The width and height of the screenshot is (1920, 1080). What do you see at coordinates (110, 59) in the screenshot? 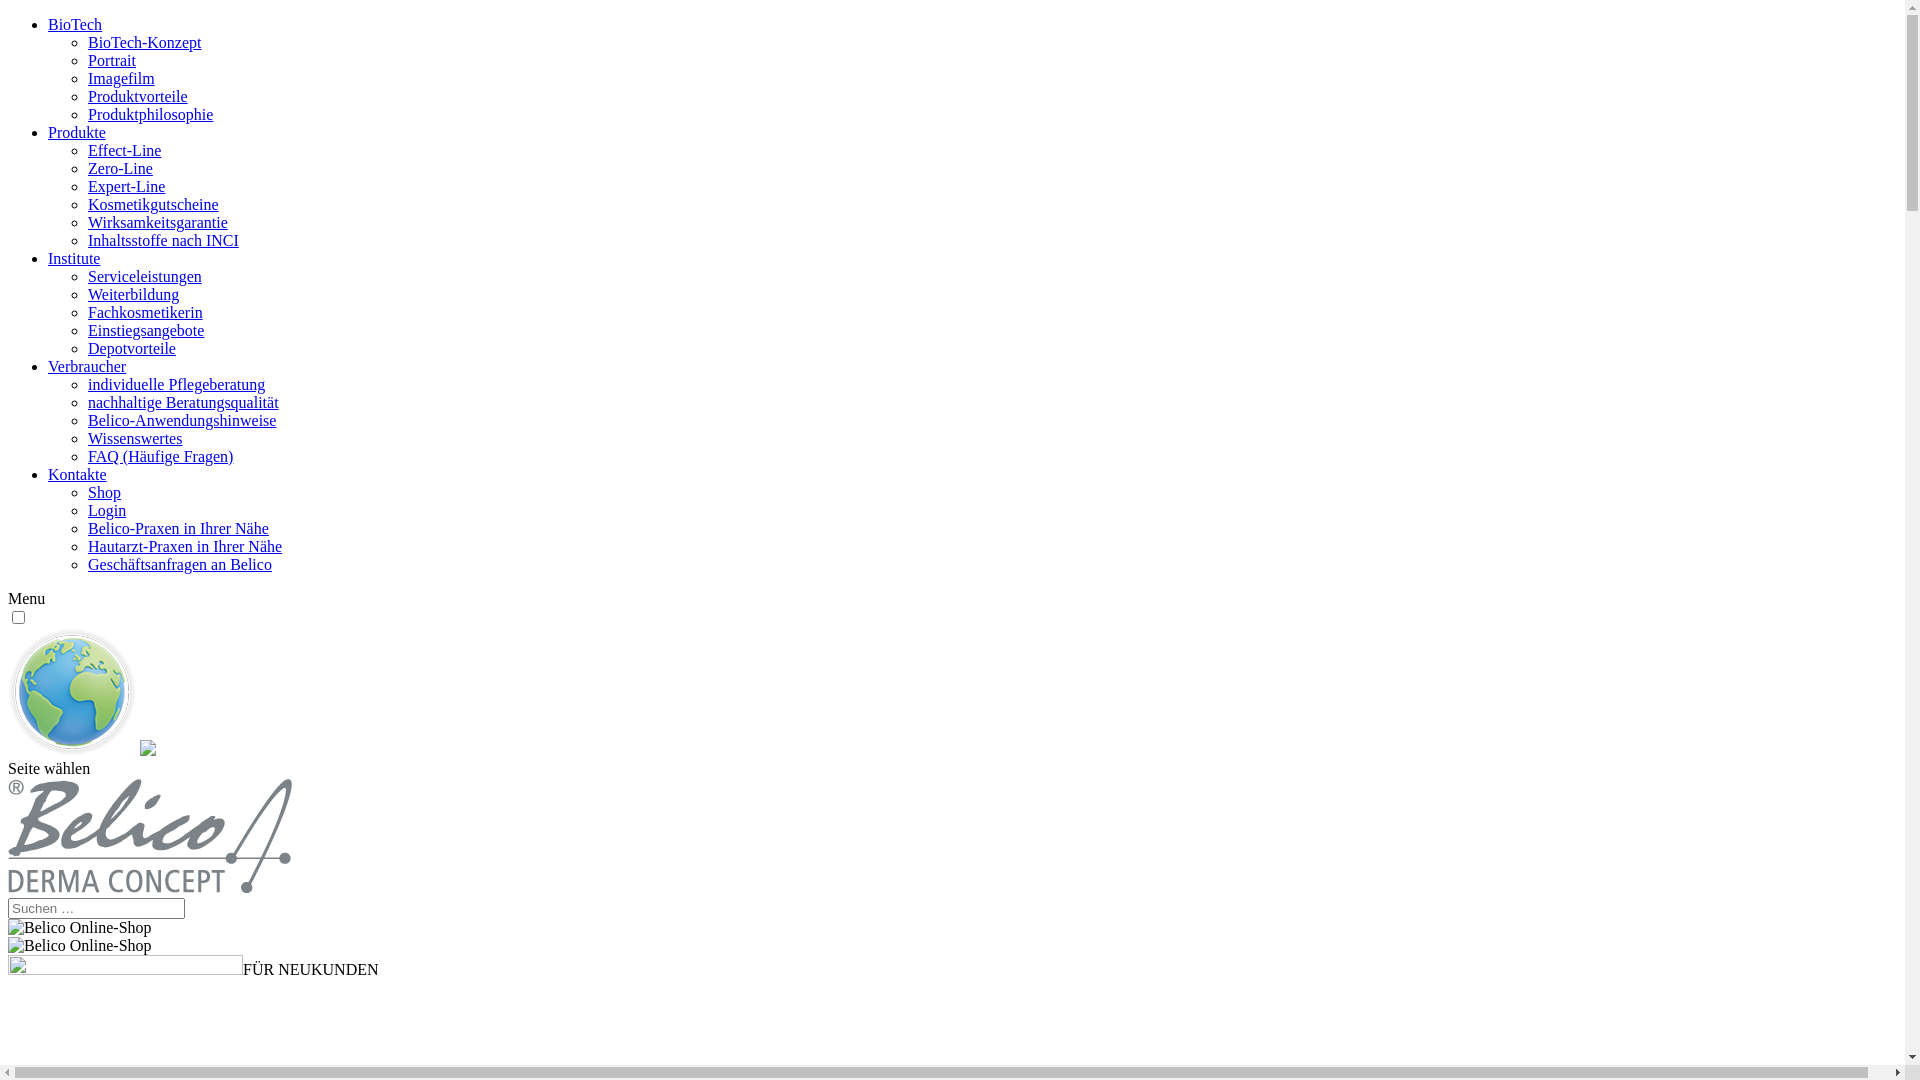
I see `'Portrait'` at bounding box center [110, 59].